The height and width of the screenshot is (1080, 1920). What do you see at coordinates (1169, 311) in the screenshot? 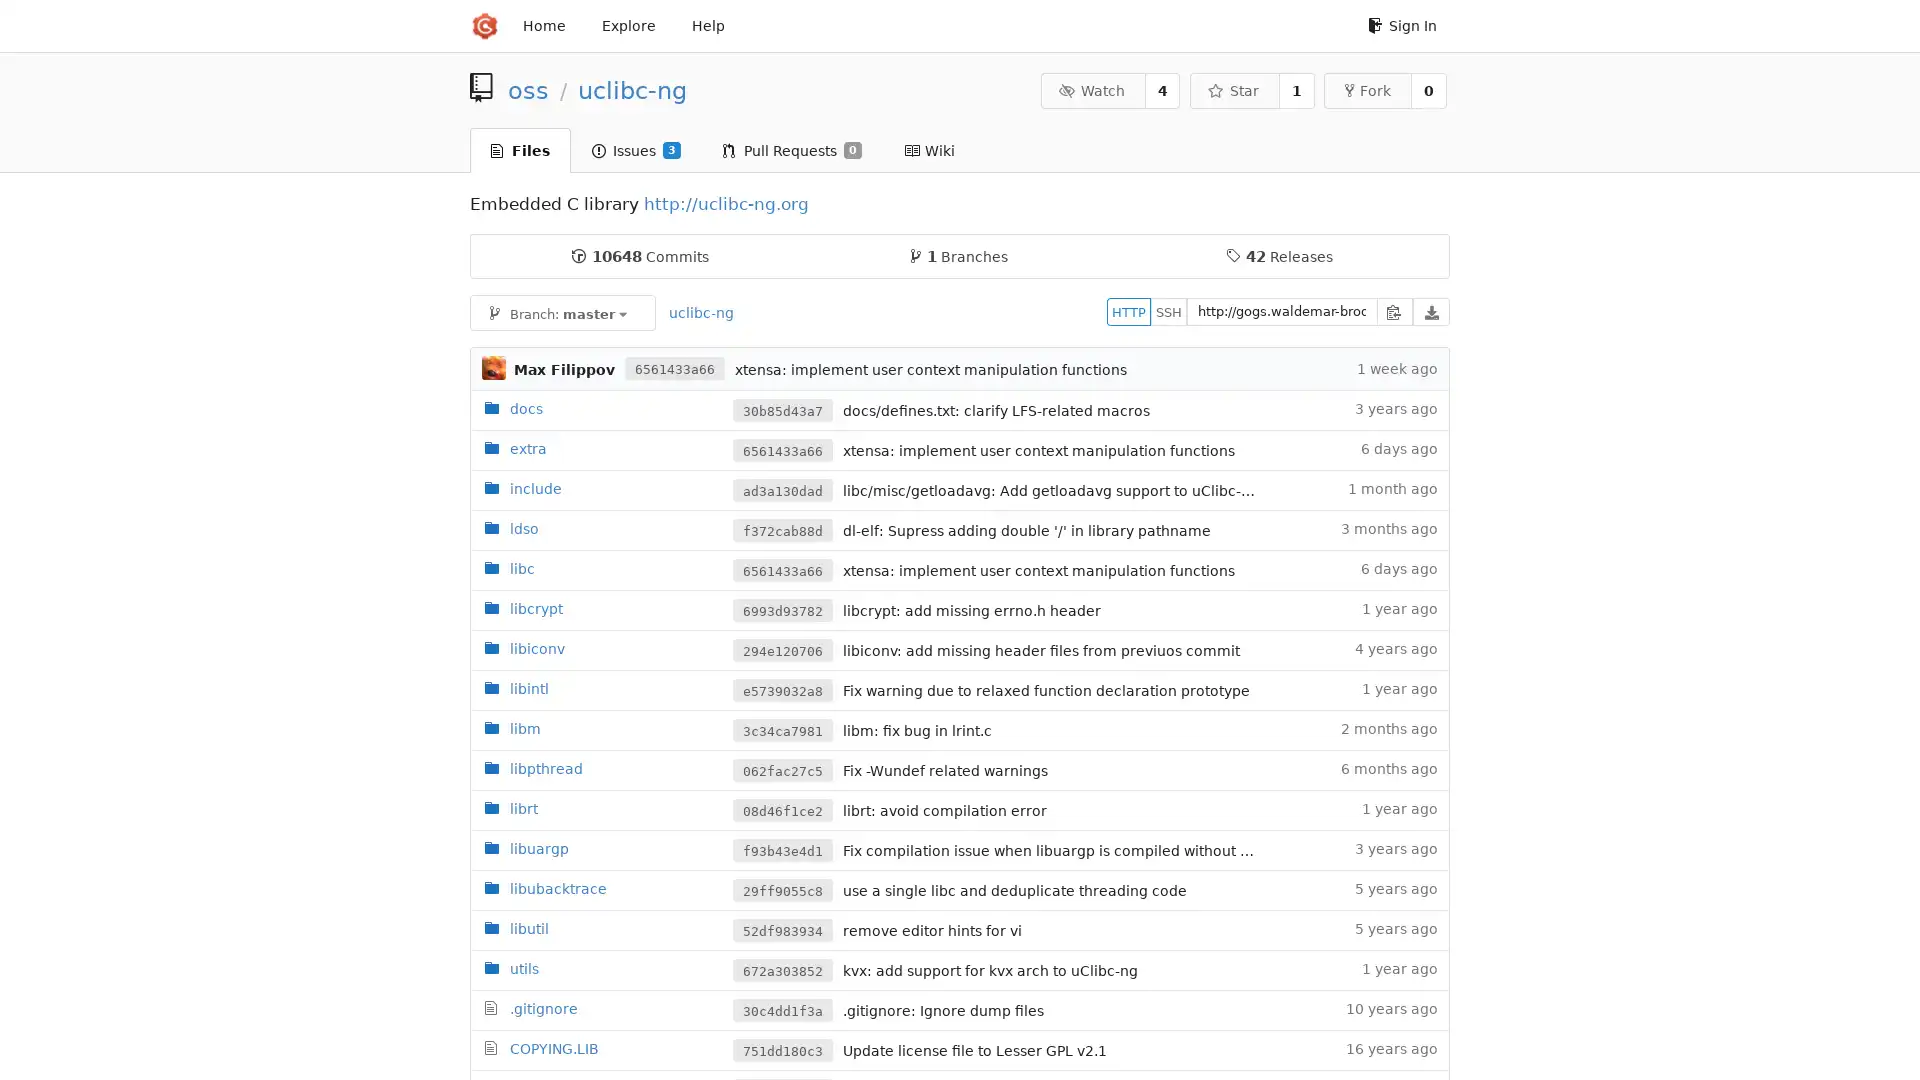
I see `SSH` at bounding box center [1169, 311].